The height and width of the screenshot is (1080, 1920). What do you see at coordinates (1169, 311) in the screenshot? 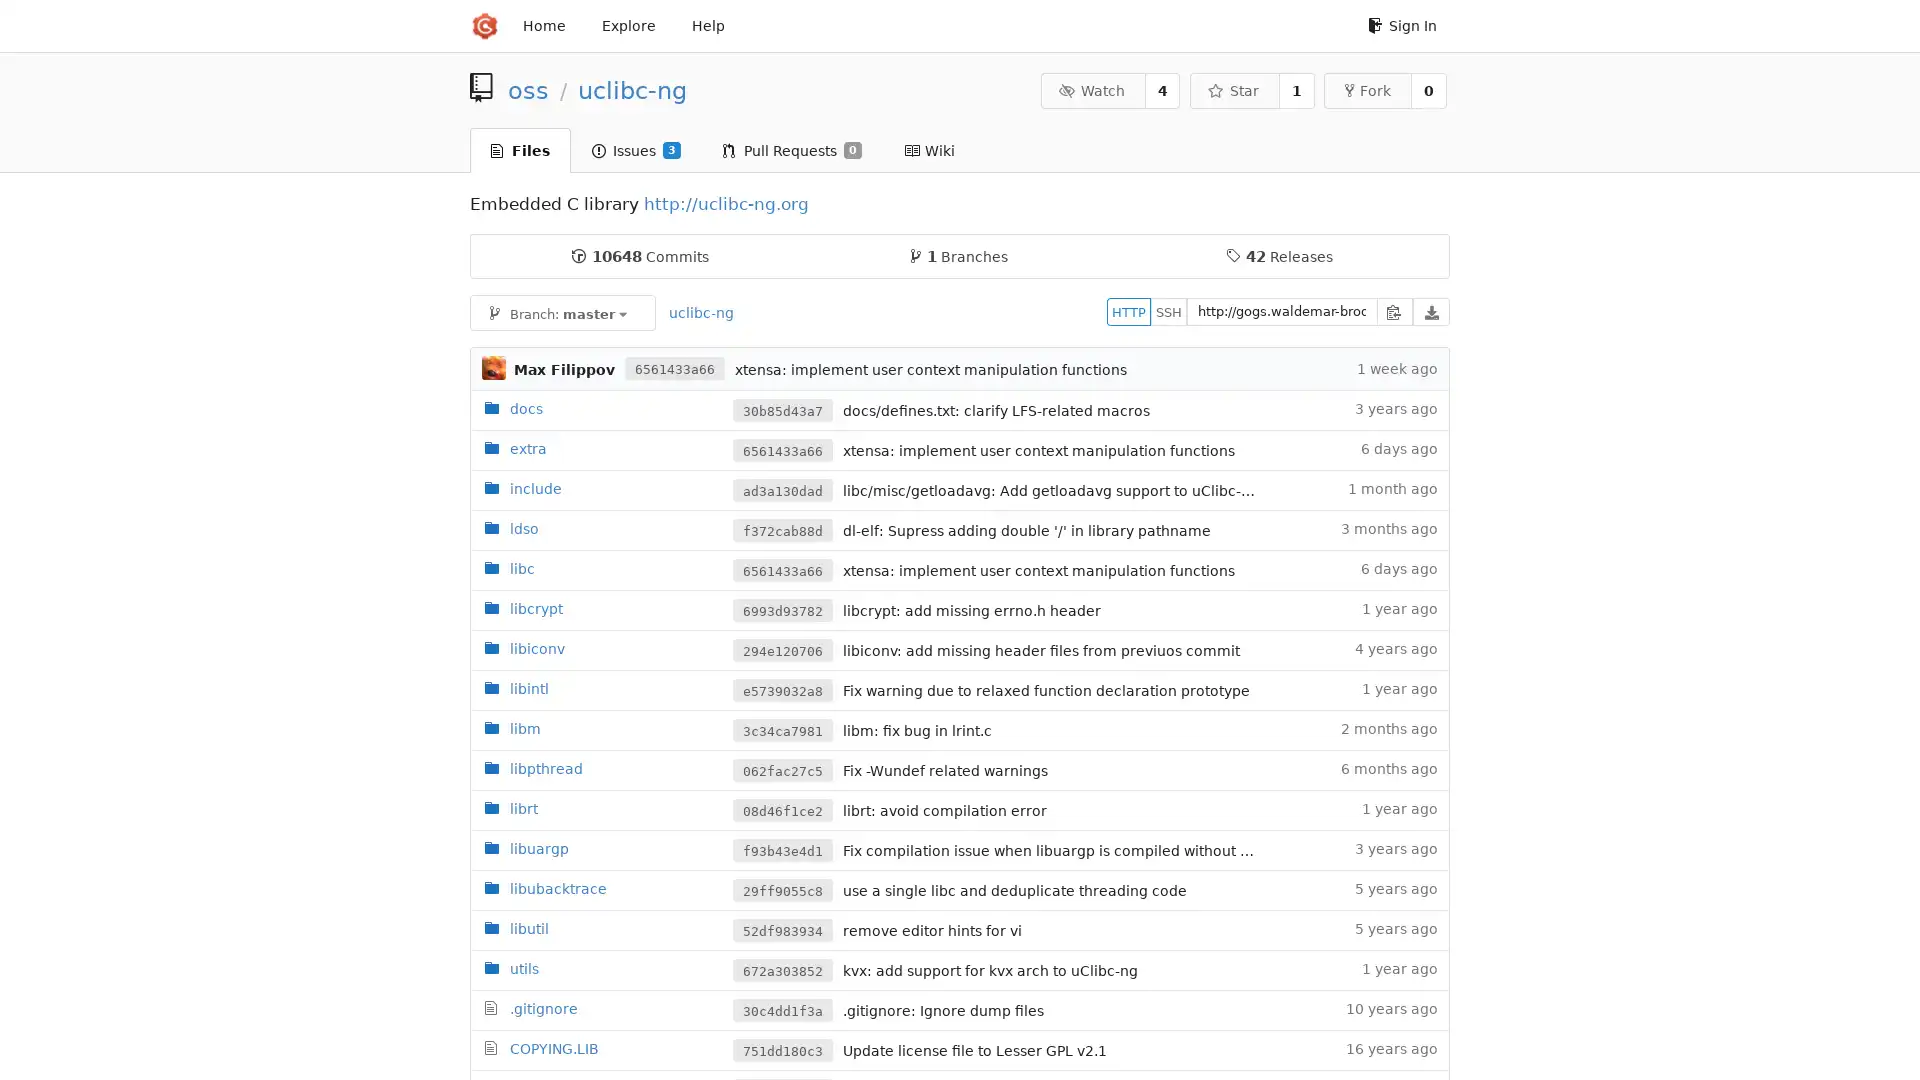
I see `SSH` at bounding box center [1169, 311].